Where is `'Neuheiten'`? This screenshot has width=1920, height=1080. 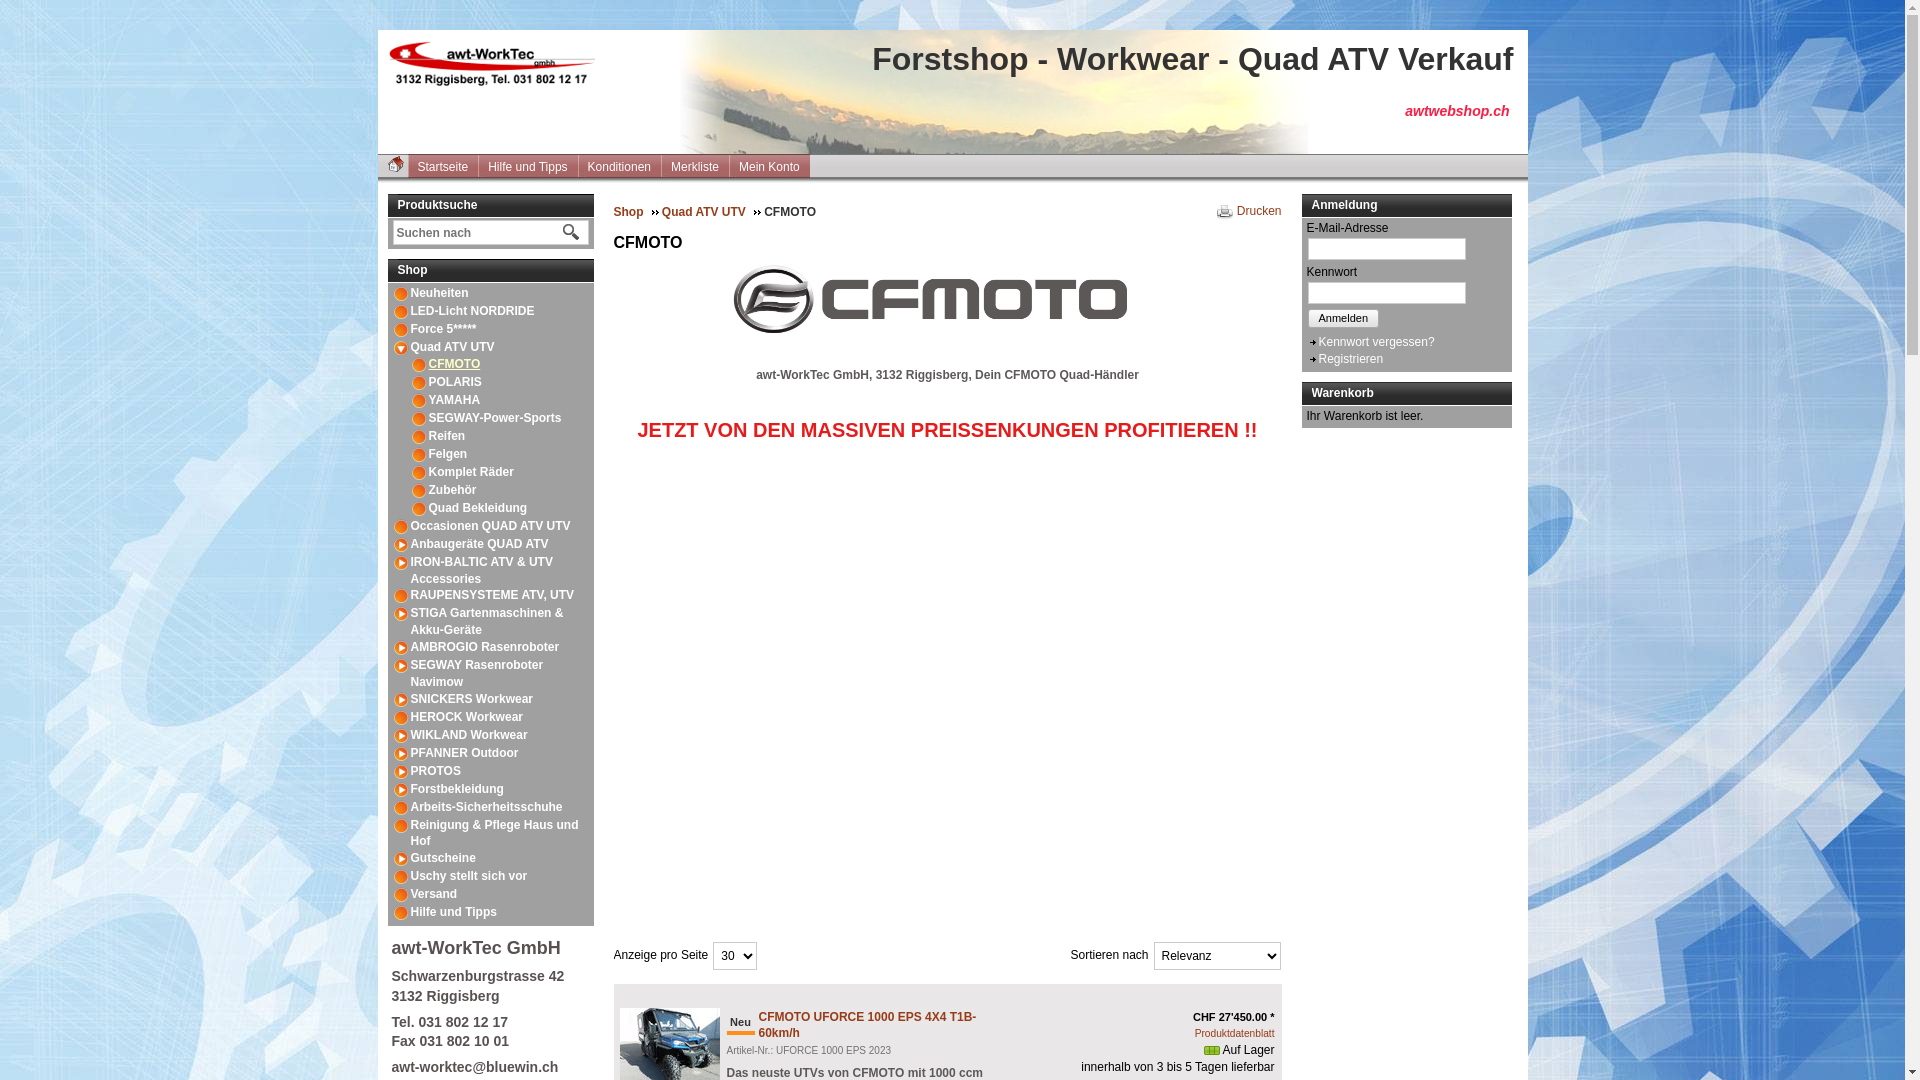 'Neuheiten' is located at coordinates (439, 293).